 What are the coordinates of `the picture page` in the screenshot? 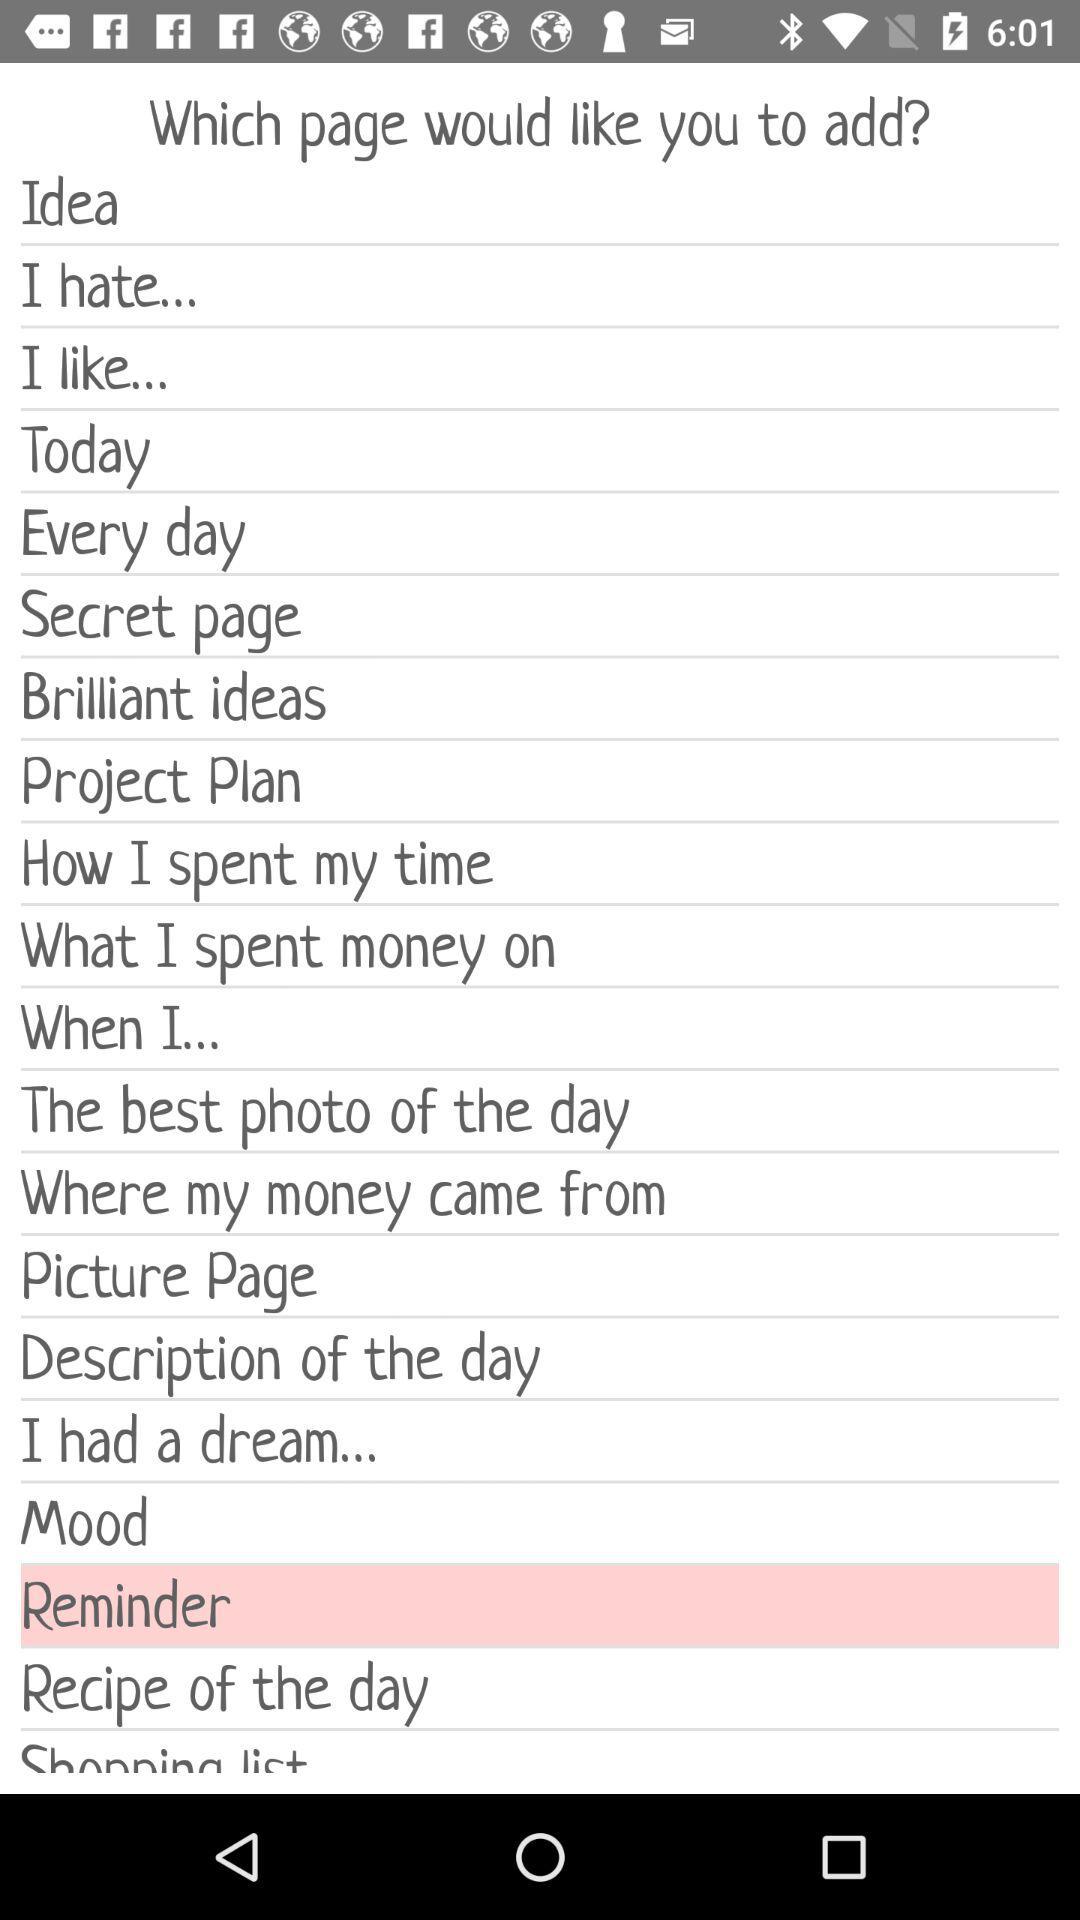 It's located at (540, 1274).